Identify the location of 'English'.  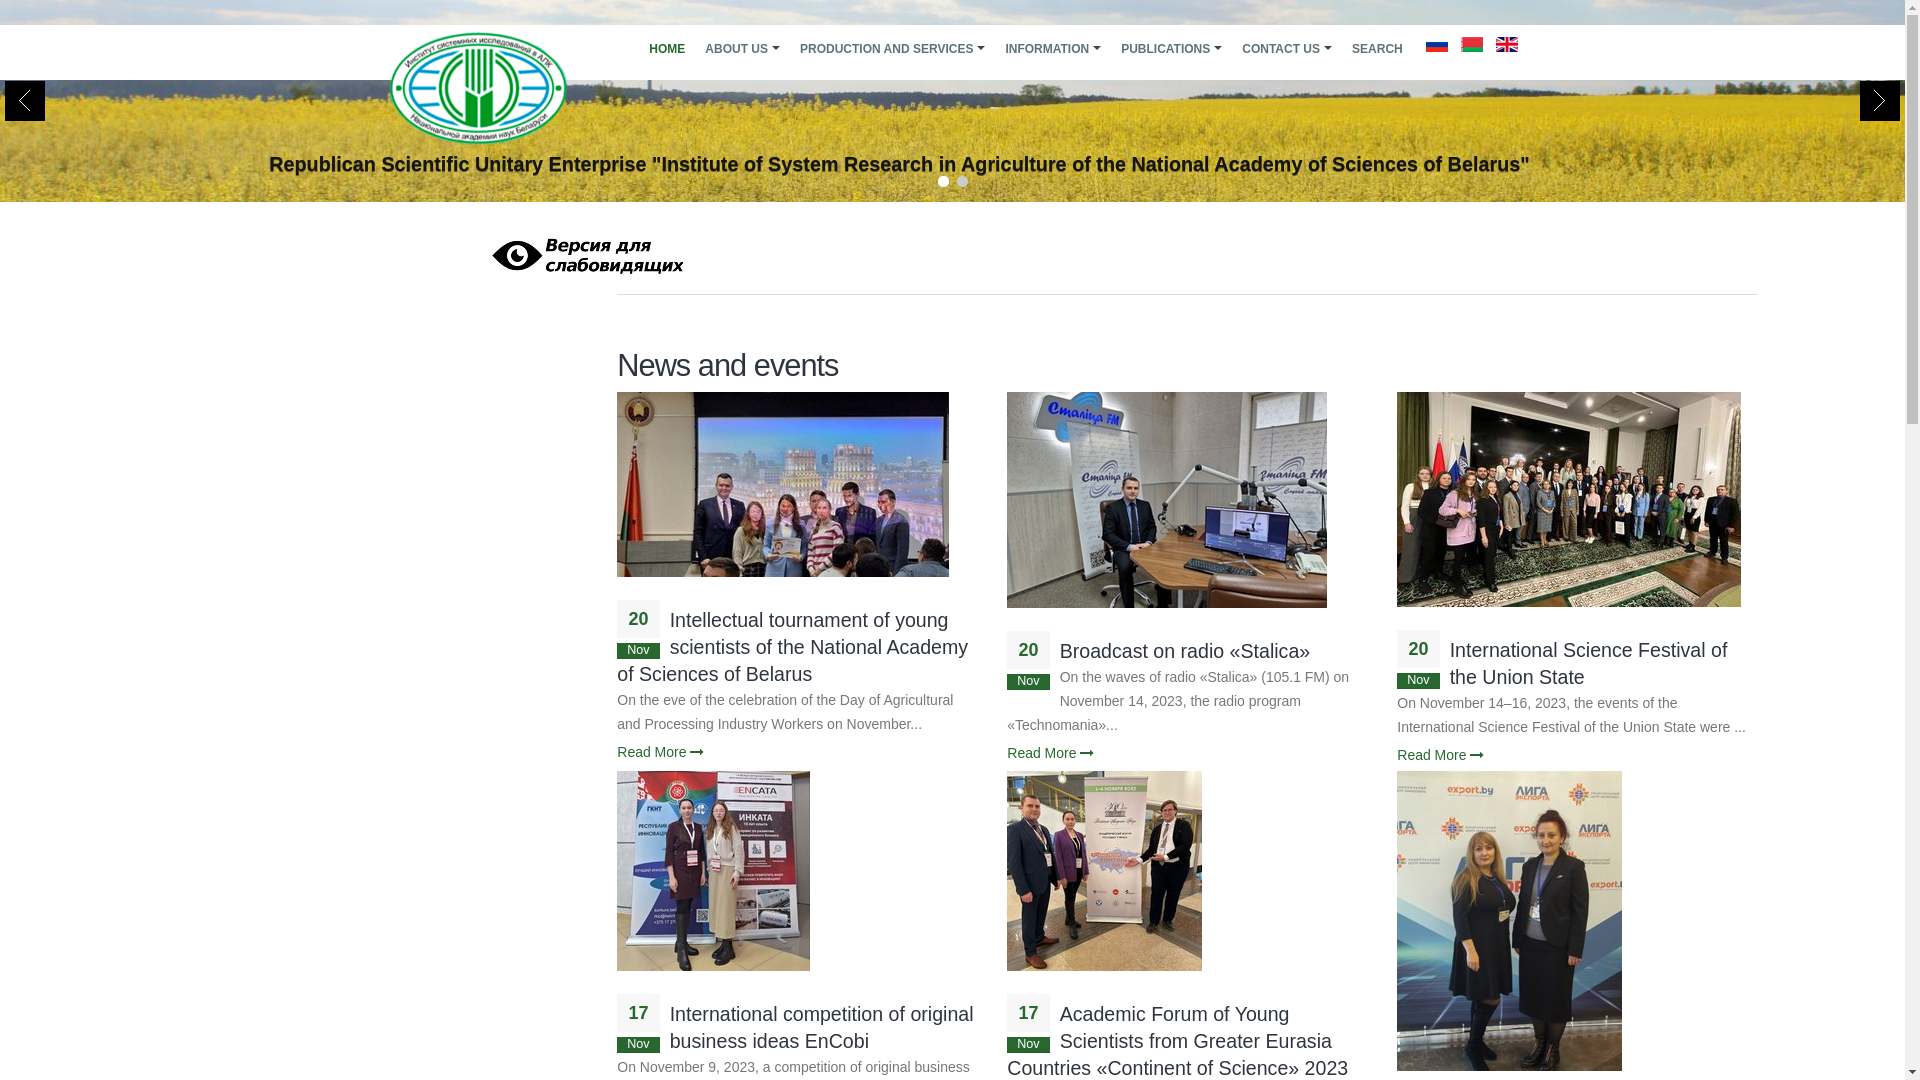
(1507, 42).